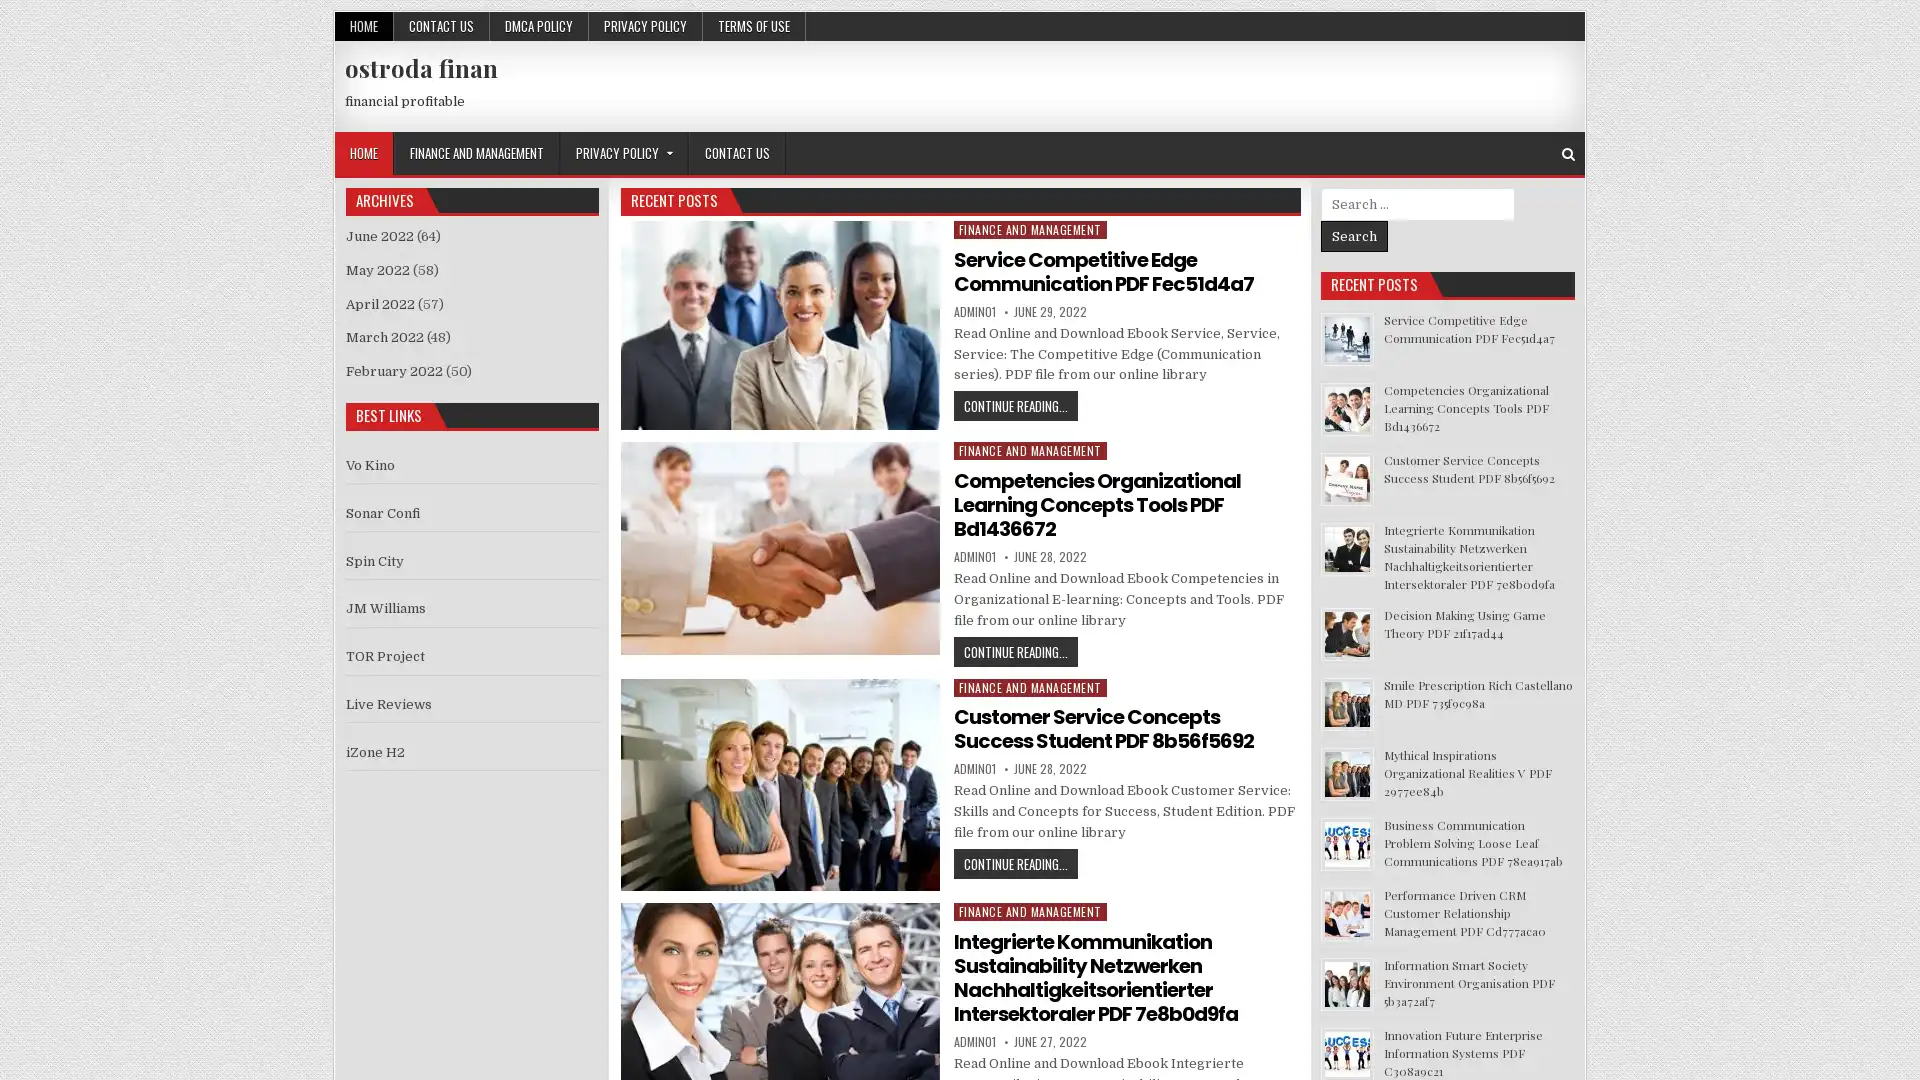 This screenshot has width=1920, height=1080. I want to click on Search, so click(1354, 235).